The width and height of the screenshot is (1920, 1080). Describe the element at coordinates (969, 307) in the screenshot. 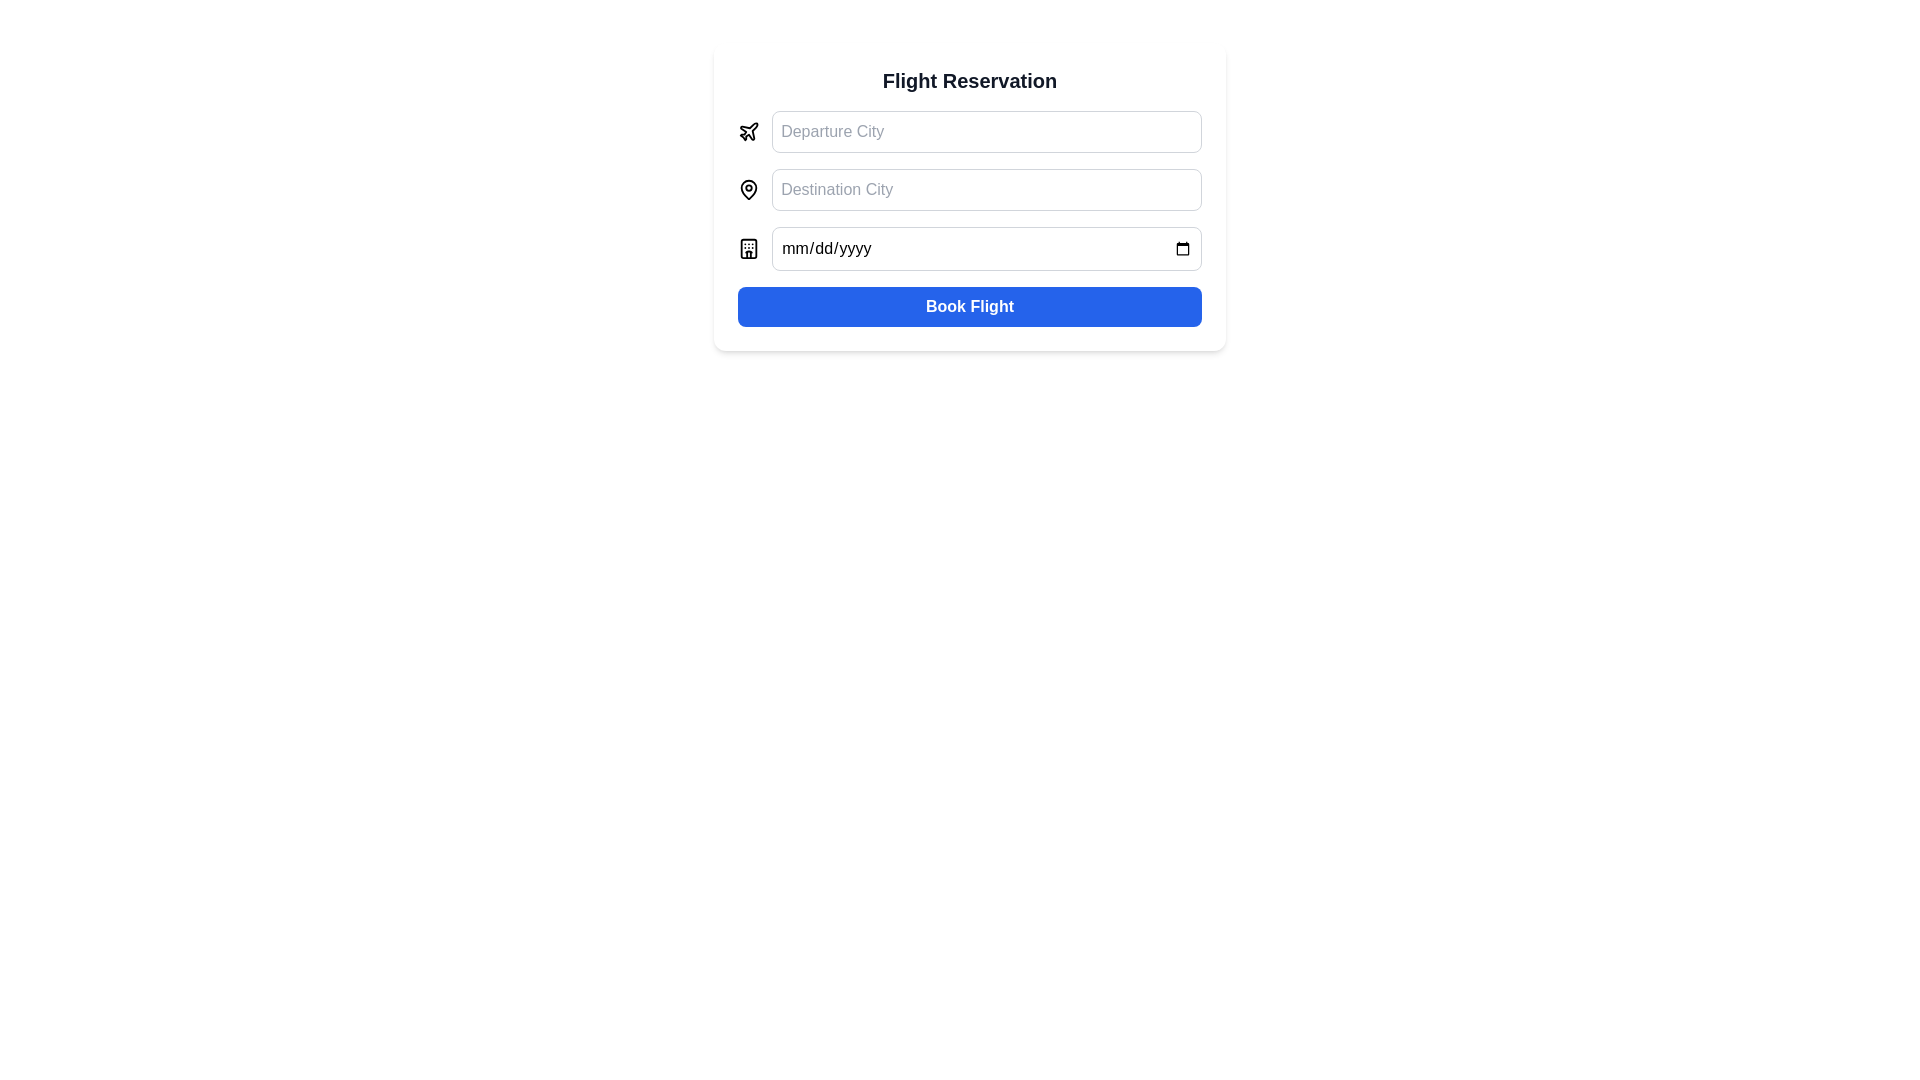

I see `the 'Submit' button within the 'Flight Reservation' card to interact with the keyboard` at that location.